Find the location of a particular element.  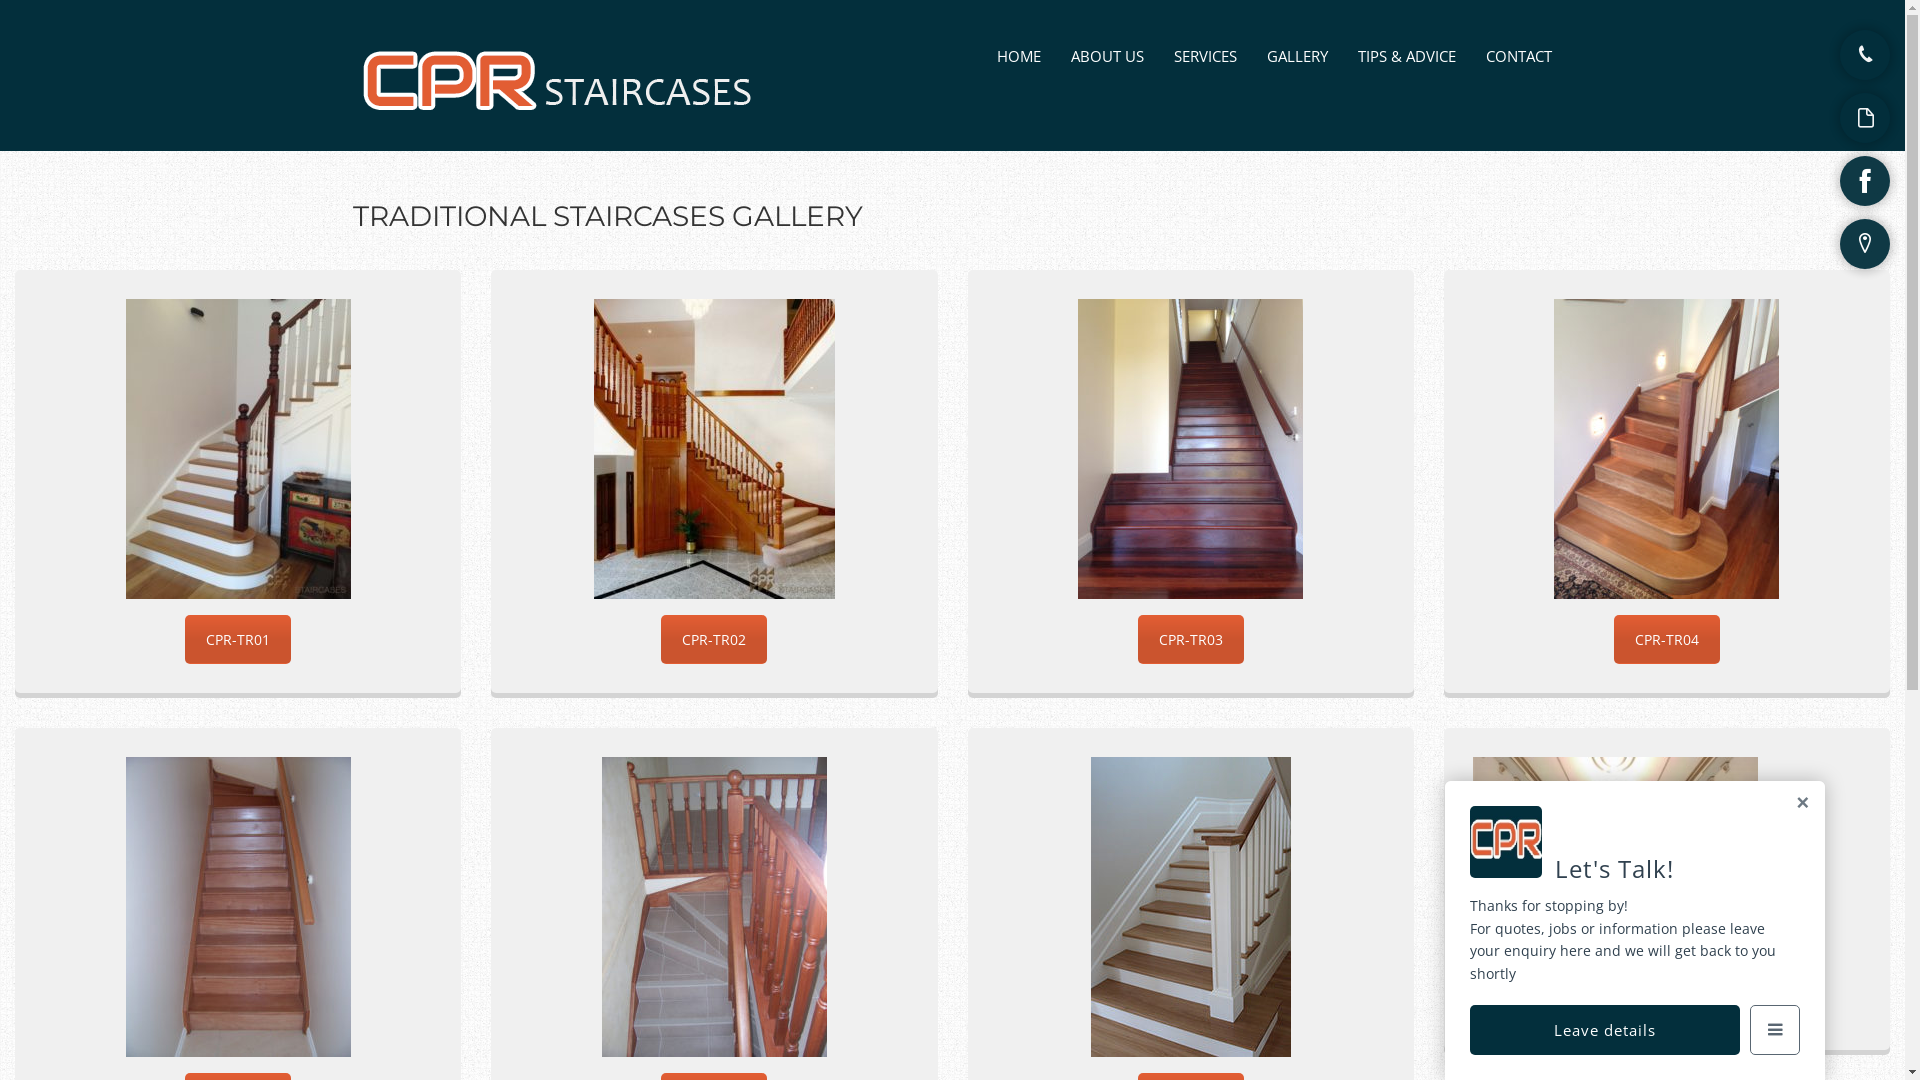

'CPR-TR01' is located at coordinates (238, 639).